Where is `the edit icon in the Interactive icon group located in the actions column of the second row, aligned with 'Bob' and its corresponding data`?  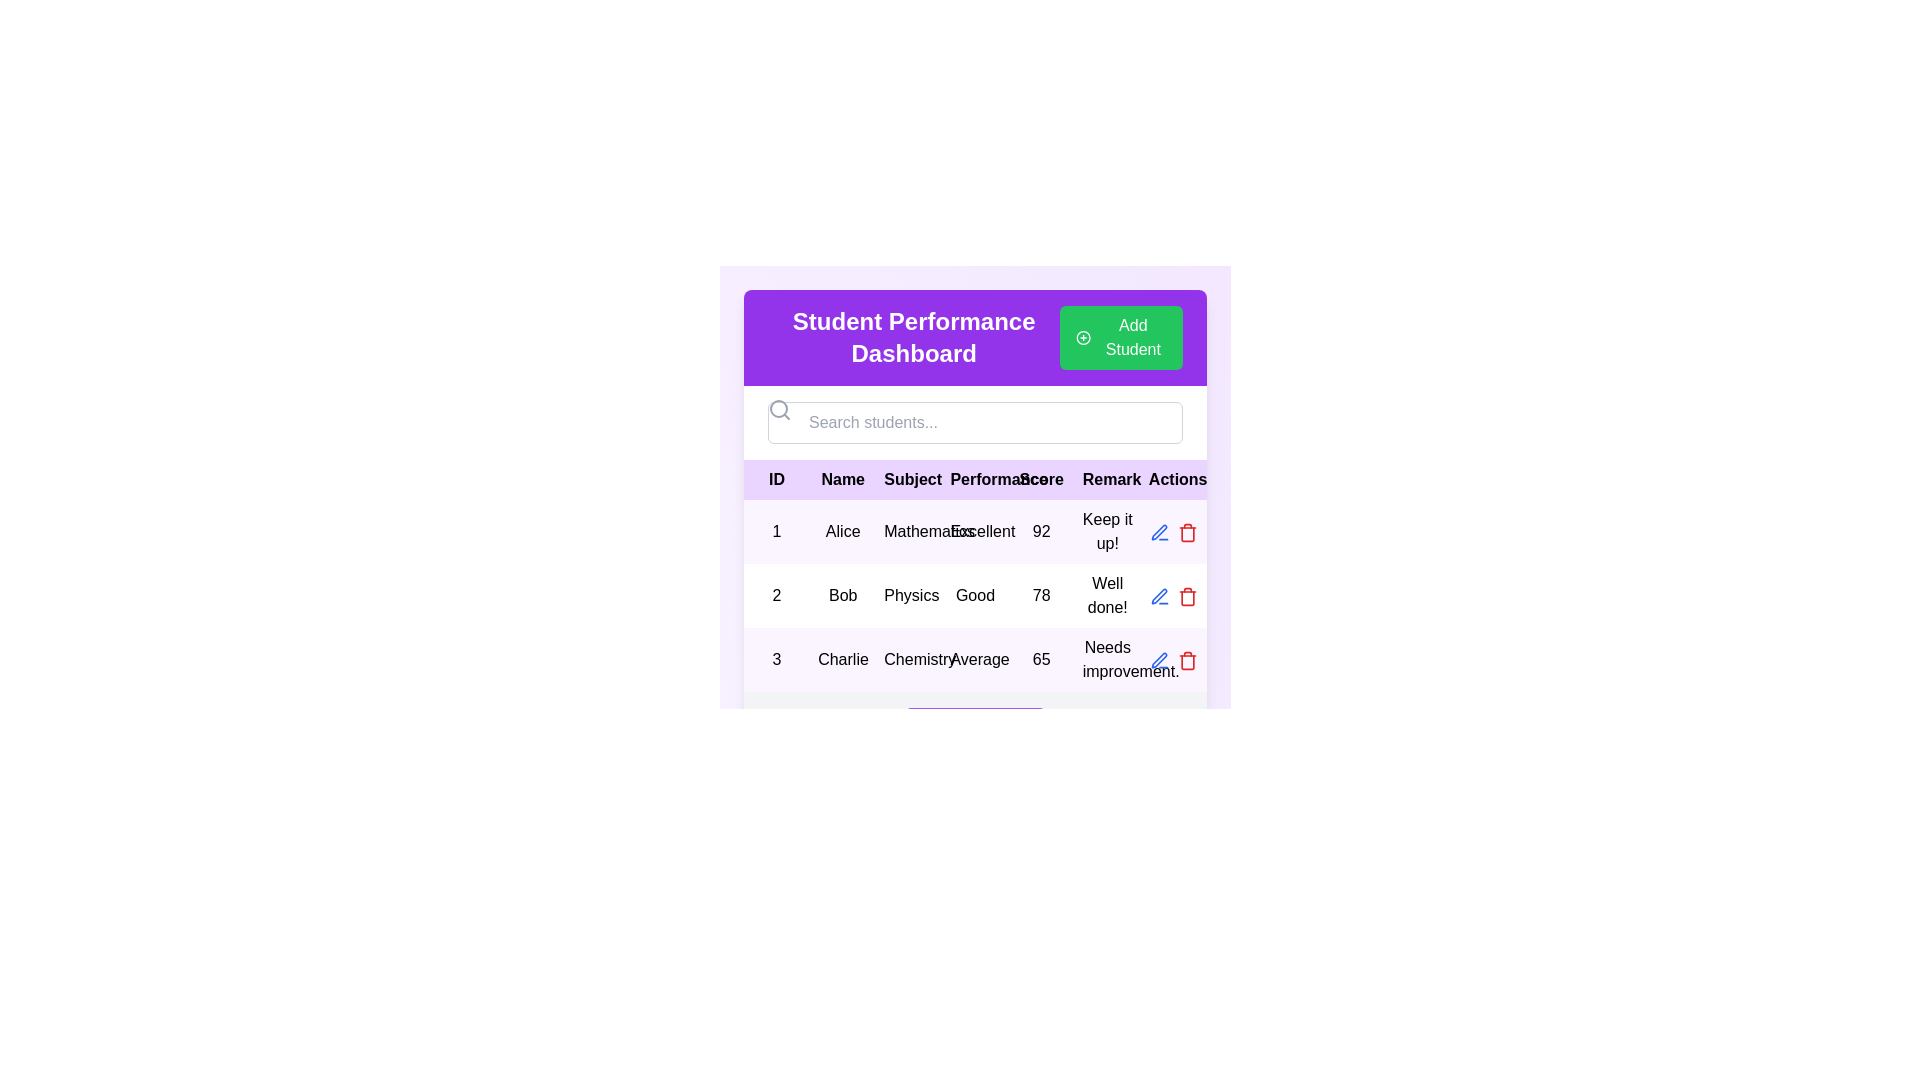 the edit icon in the Interactive icon group located in the actions column of the second row, aligned with 'Bob' and its corresponding data is located at coordinates (1173, 595).